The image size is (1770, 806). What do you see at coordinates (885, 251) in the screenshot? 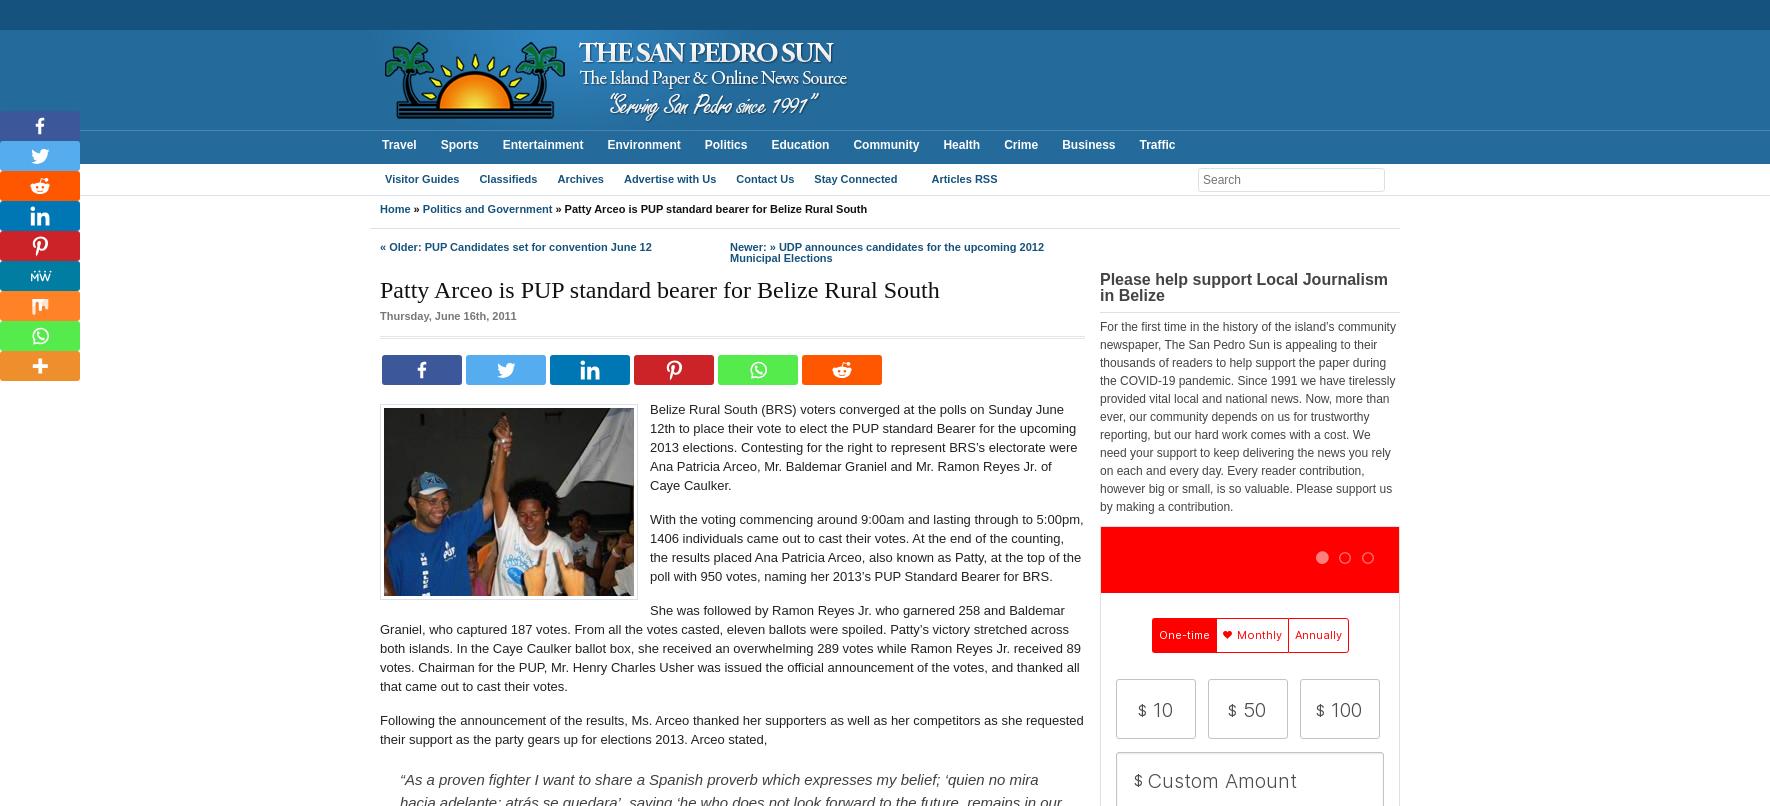
I see `'UDP announces candidates for the upcoming 2012 Municipal Elections'` at bounding box center [885, 251].